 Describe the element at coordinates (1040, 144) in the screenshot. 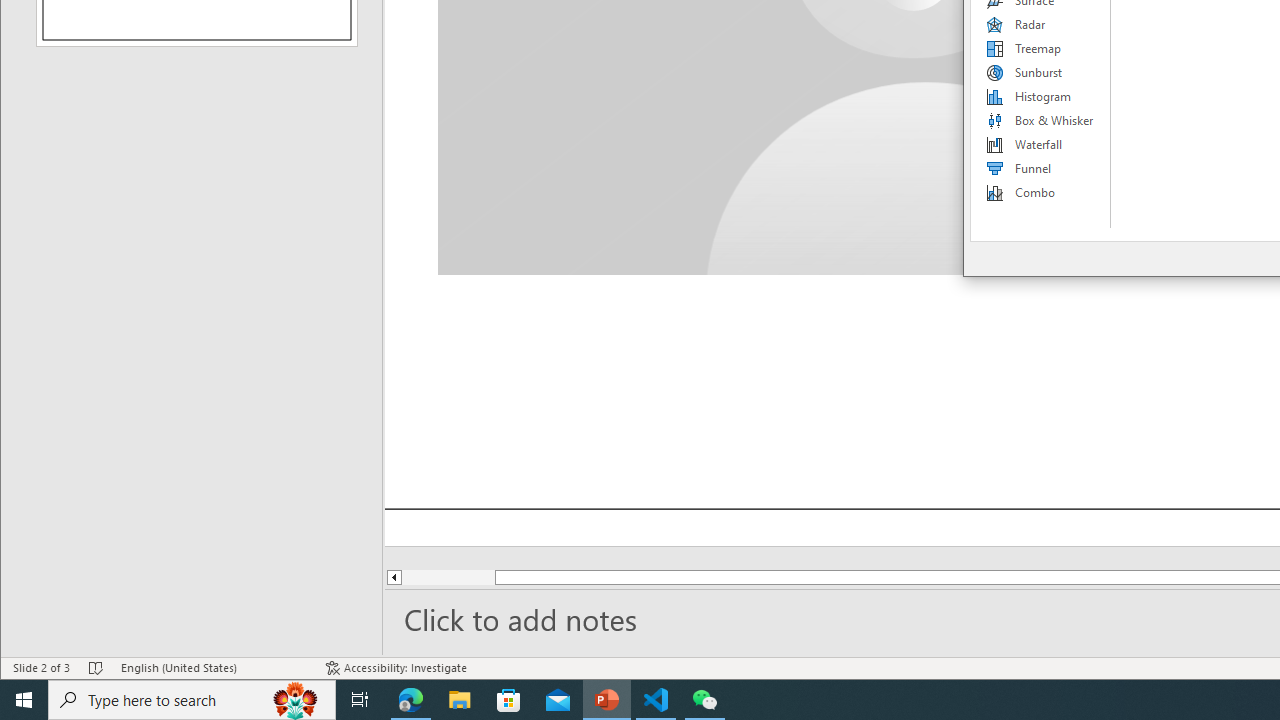

I see `'Waterfall'` at that location.